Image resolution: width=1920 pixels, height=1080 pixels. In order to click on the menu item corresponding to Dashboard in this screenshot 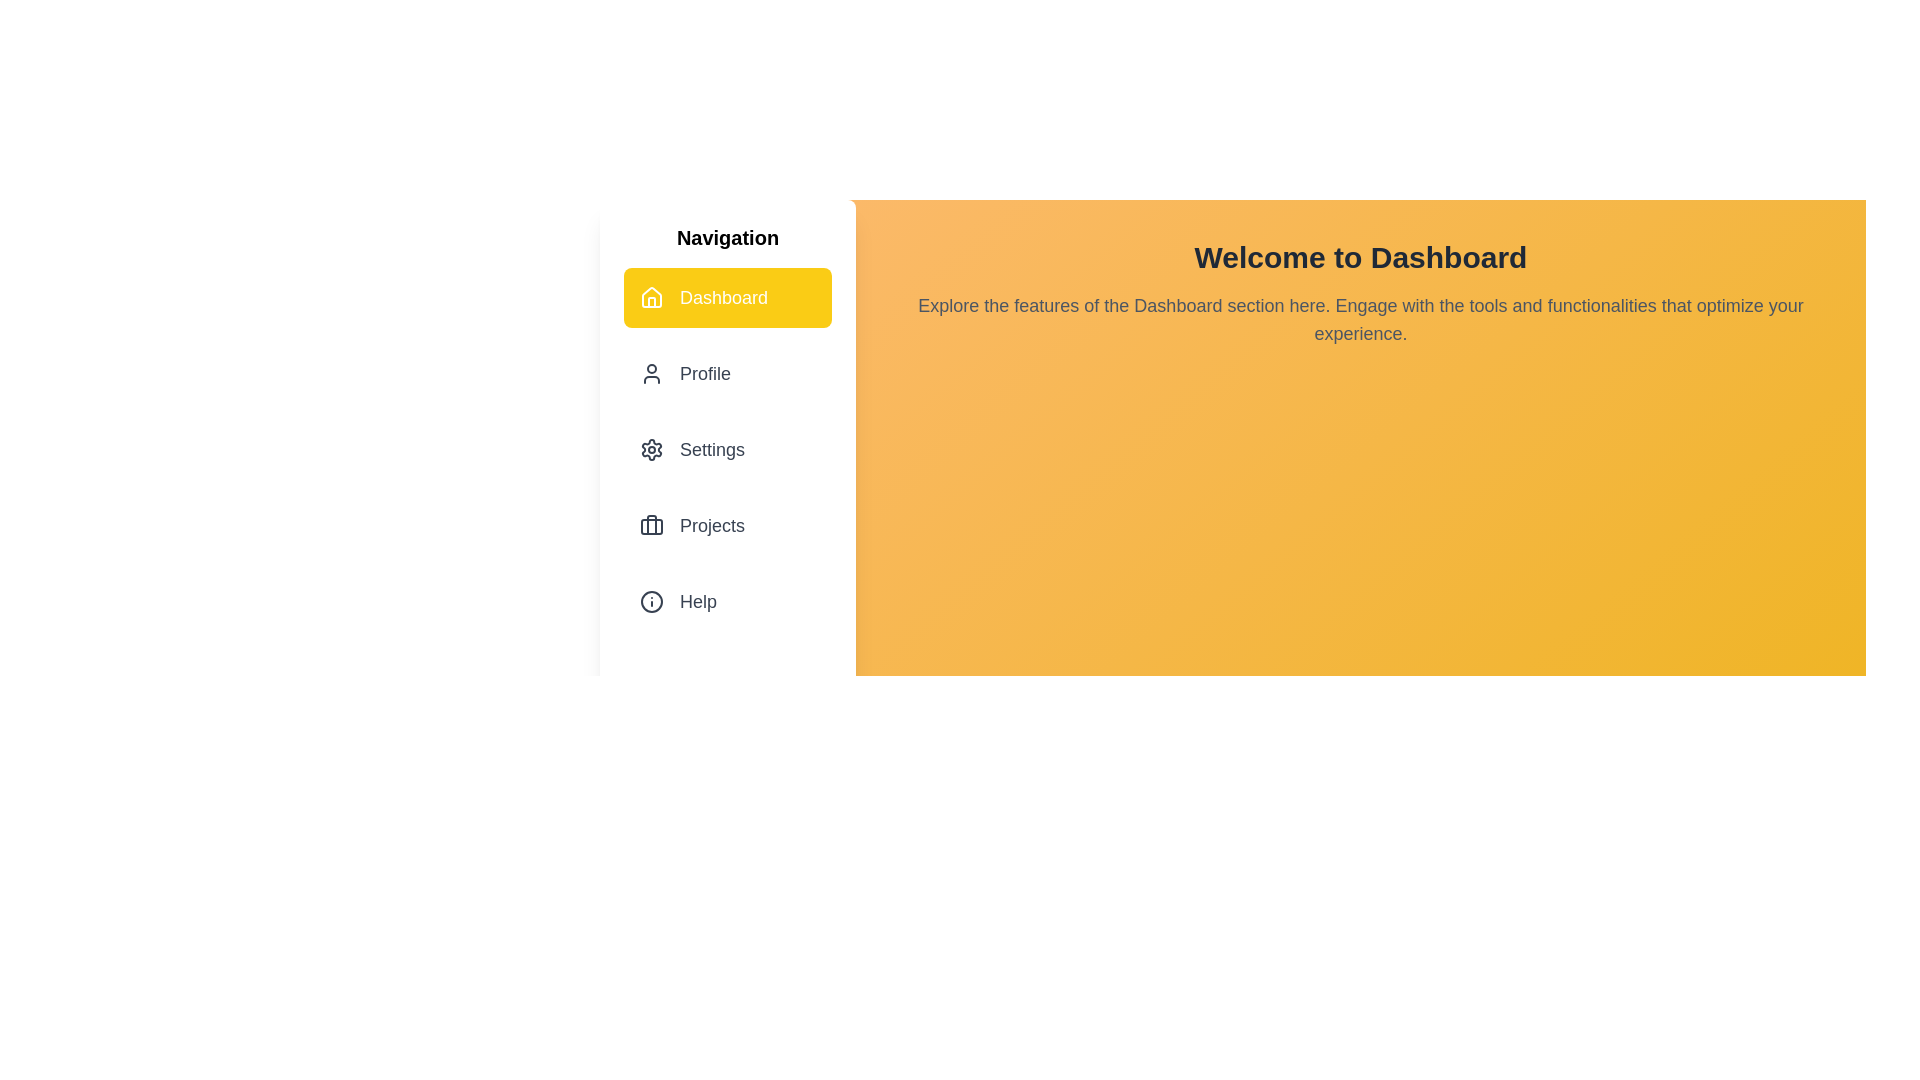, I will do `click(727, 297)`.